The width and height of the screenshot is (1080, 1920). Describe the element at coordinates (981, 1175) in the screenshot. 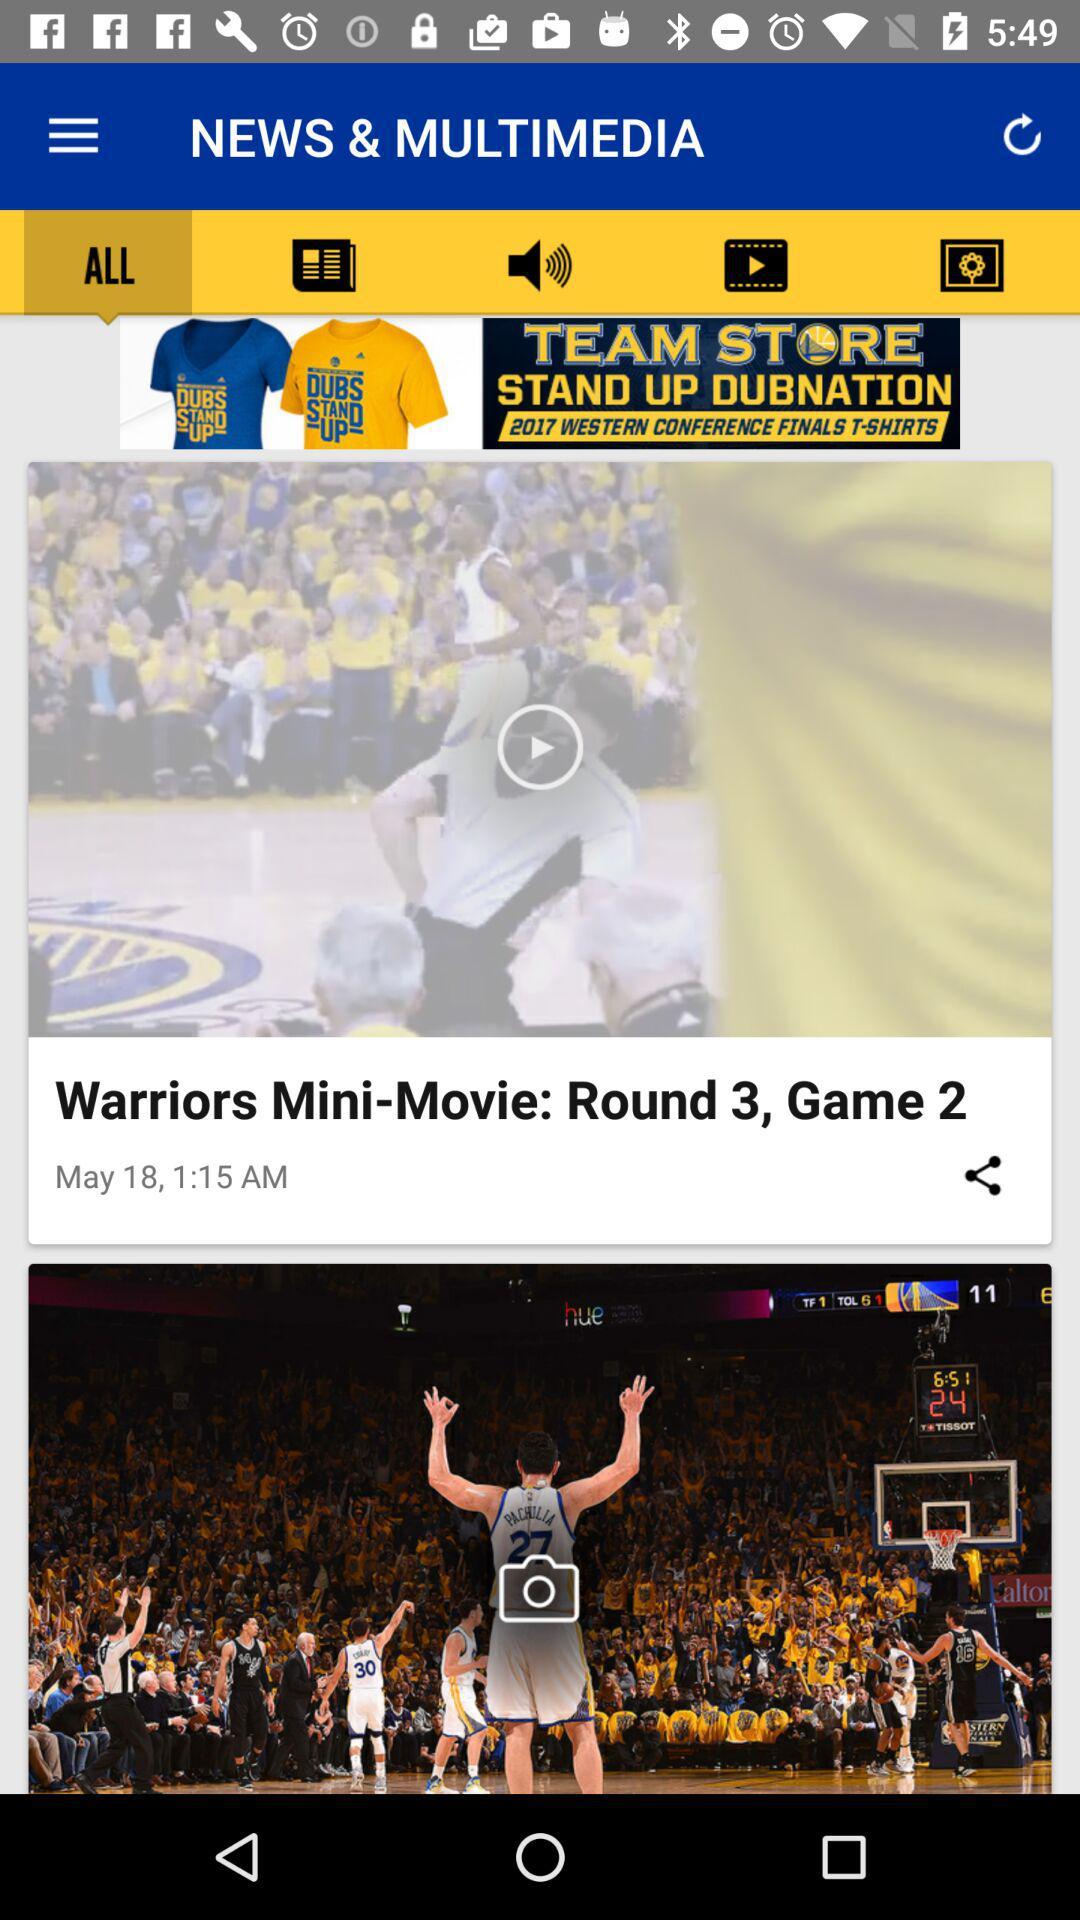

I see `the icon below the warriors mini movie icon` at that location.